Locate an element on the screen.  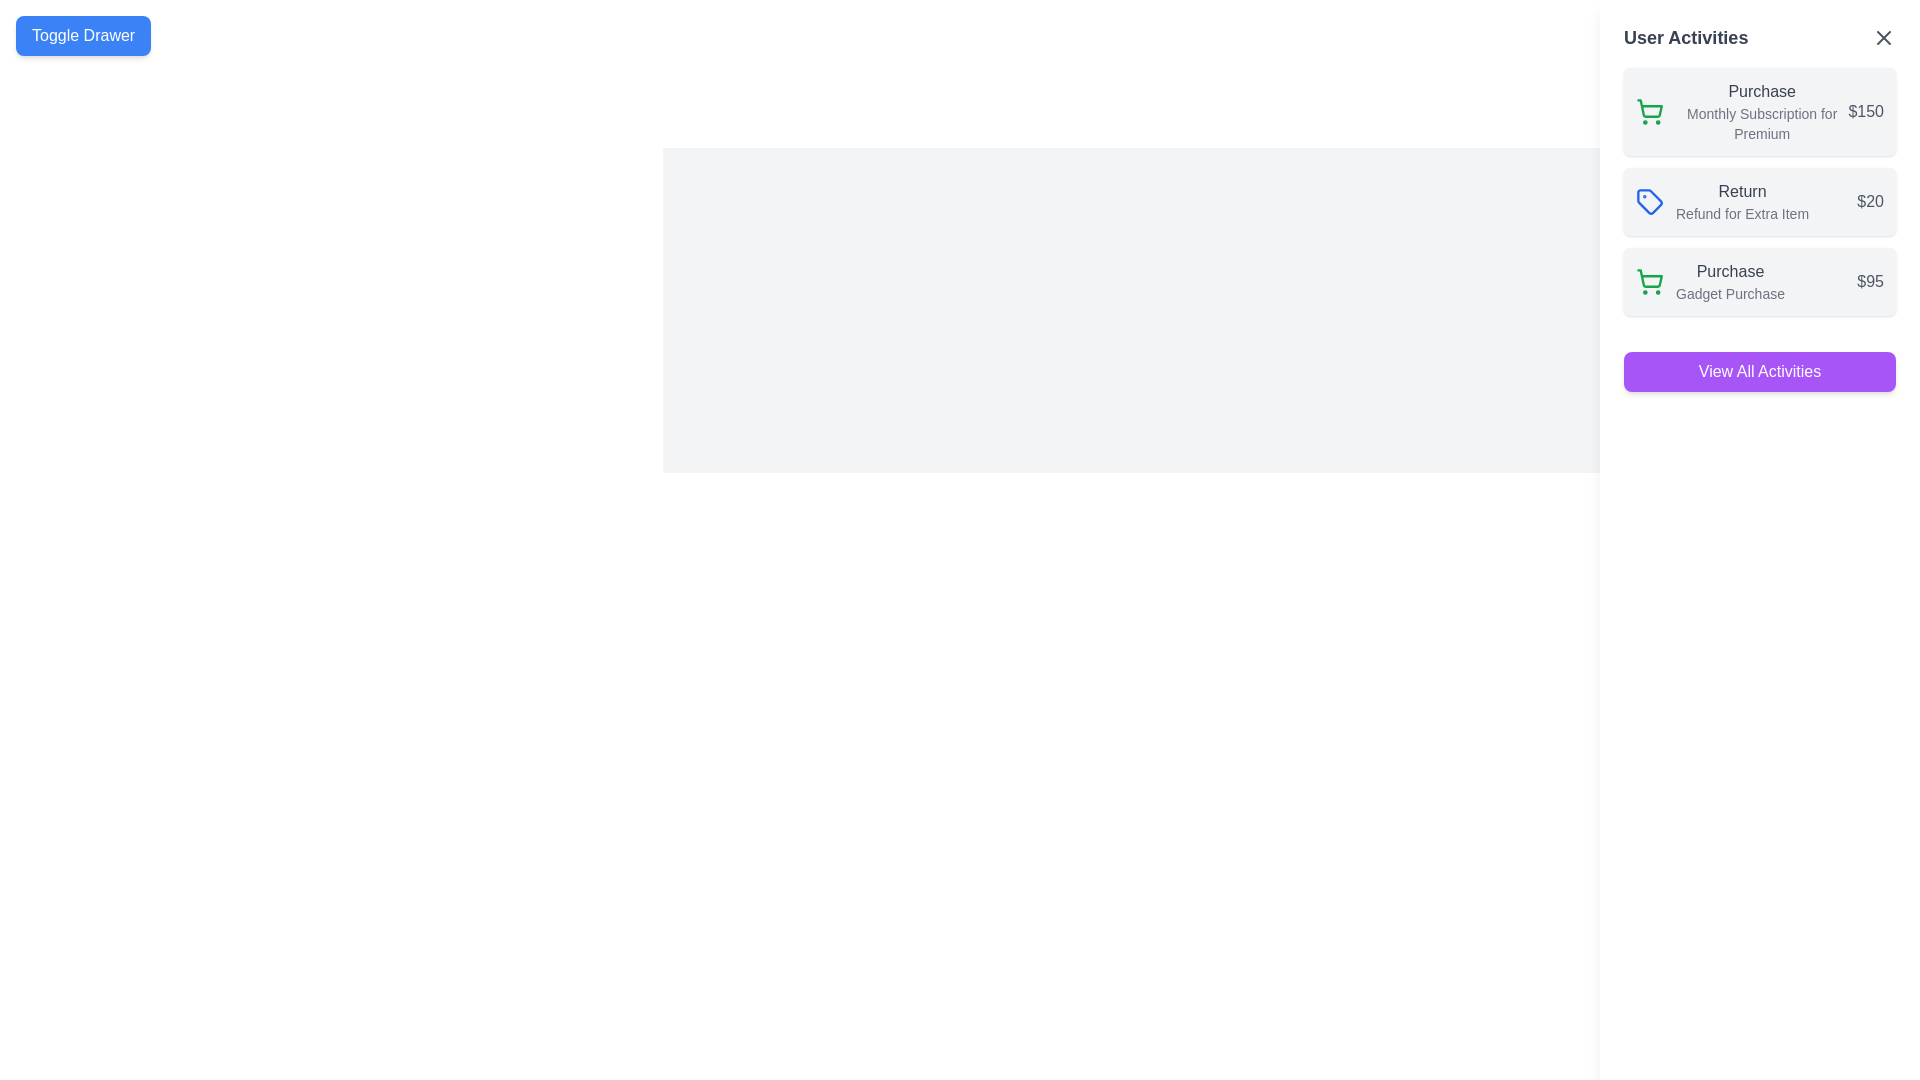
the text label that reads 'Refund for Extra Item', which is positioned below the 'Return' text in the 'User Activities' panel is located at coordinates (1741, 213).